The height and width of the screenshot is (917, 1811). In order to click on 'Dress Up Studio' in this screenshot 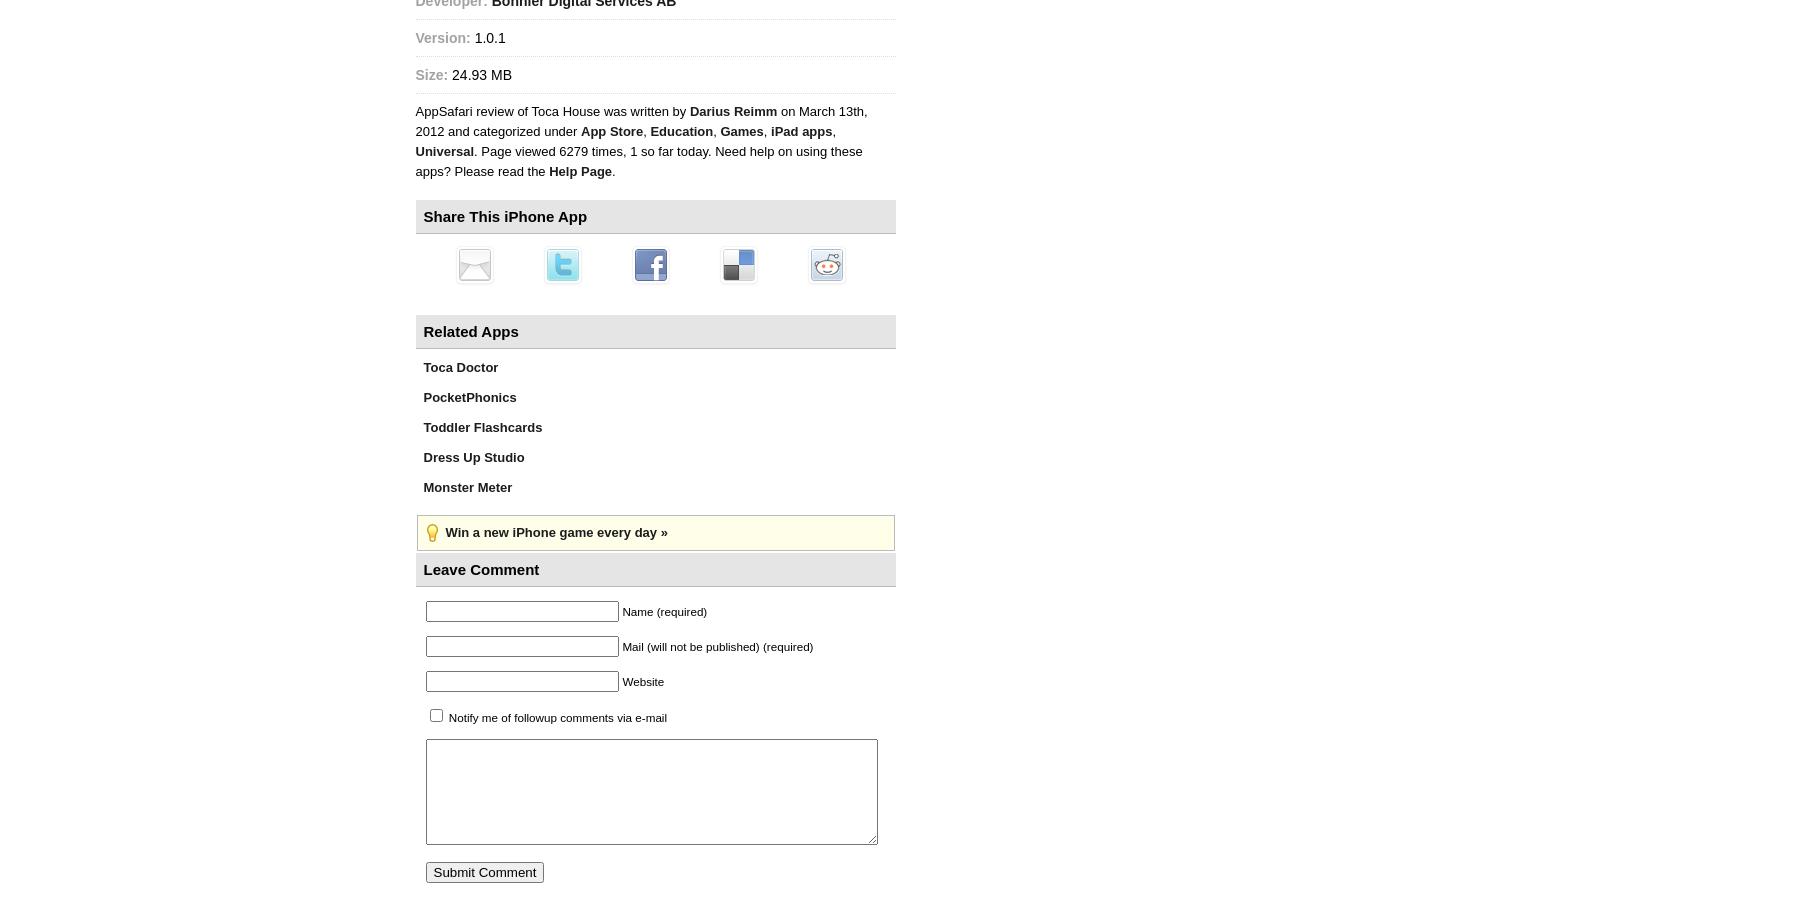, I will do `click(473, 457)`.